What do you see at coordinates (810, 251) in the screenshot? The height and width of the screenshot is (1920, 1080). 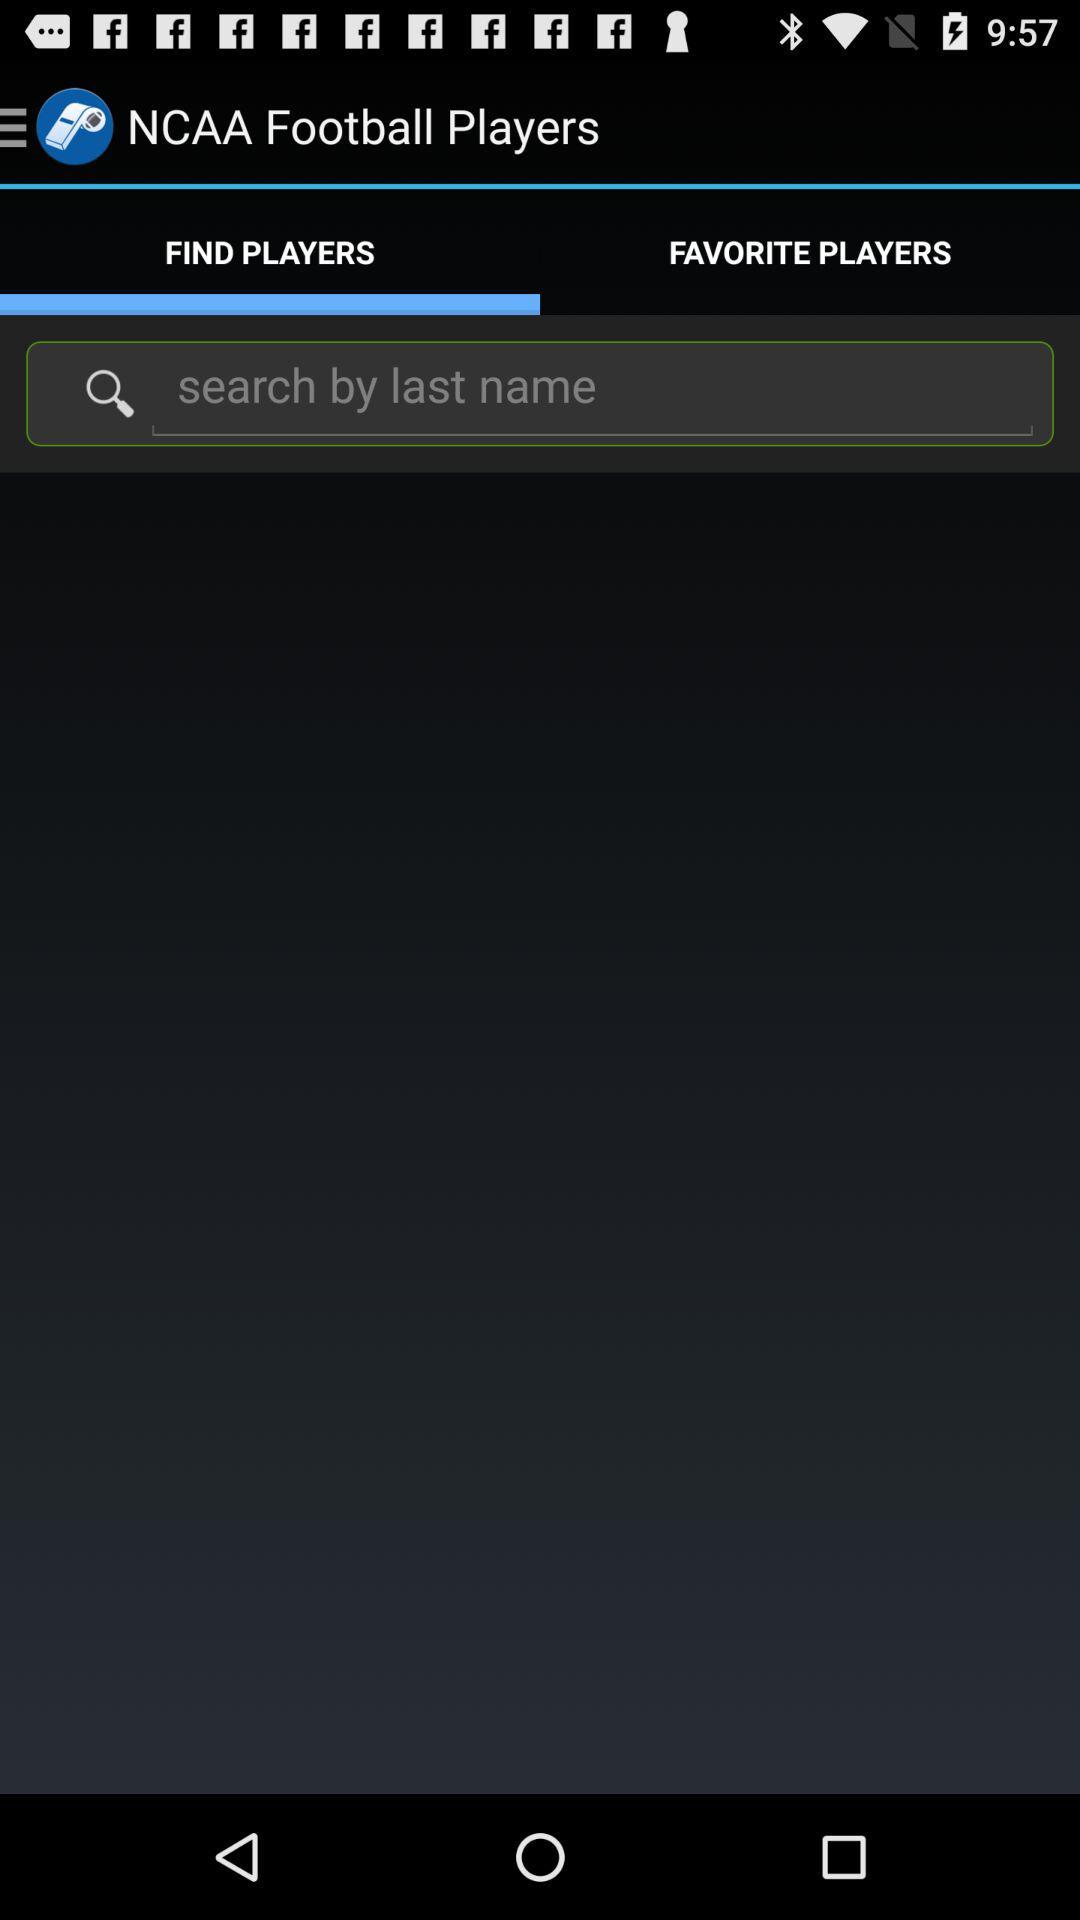 I see `app to the right of find players app` at bounding box center [810, 251].